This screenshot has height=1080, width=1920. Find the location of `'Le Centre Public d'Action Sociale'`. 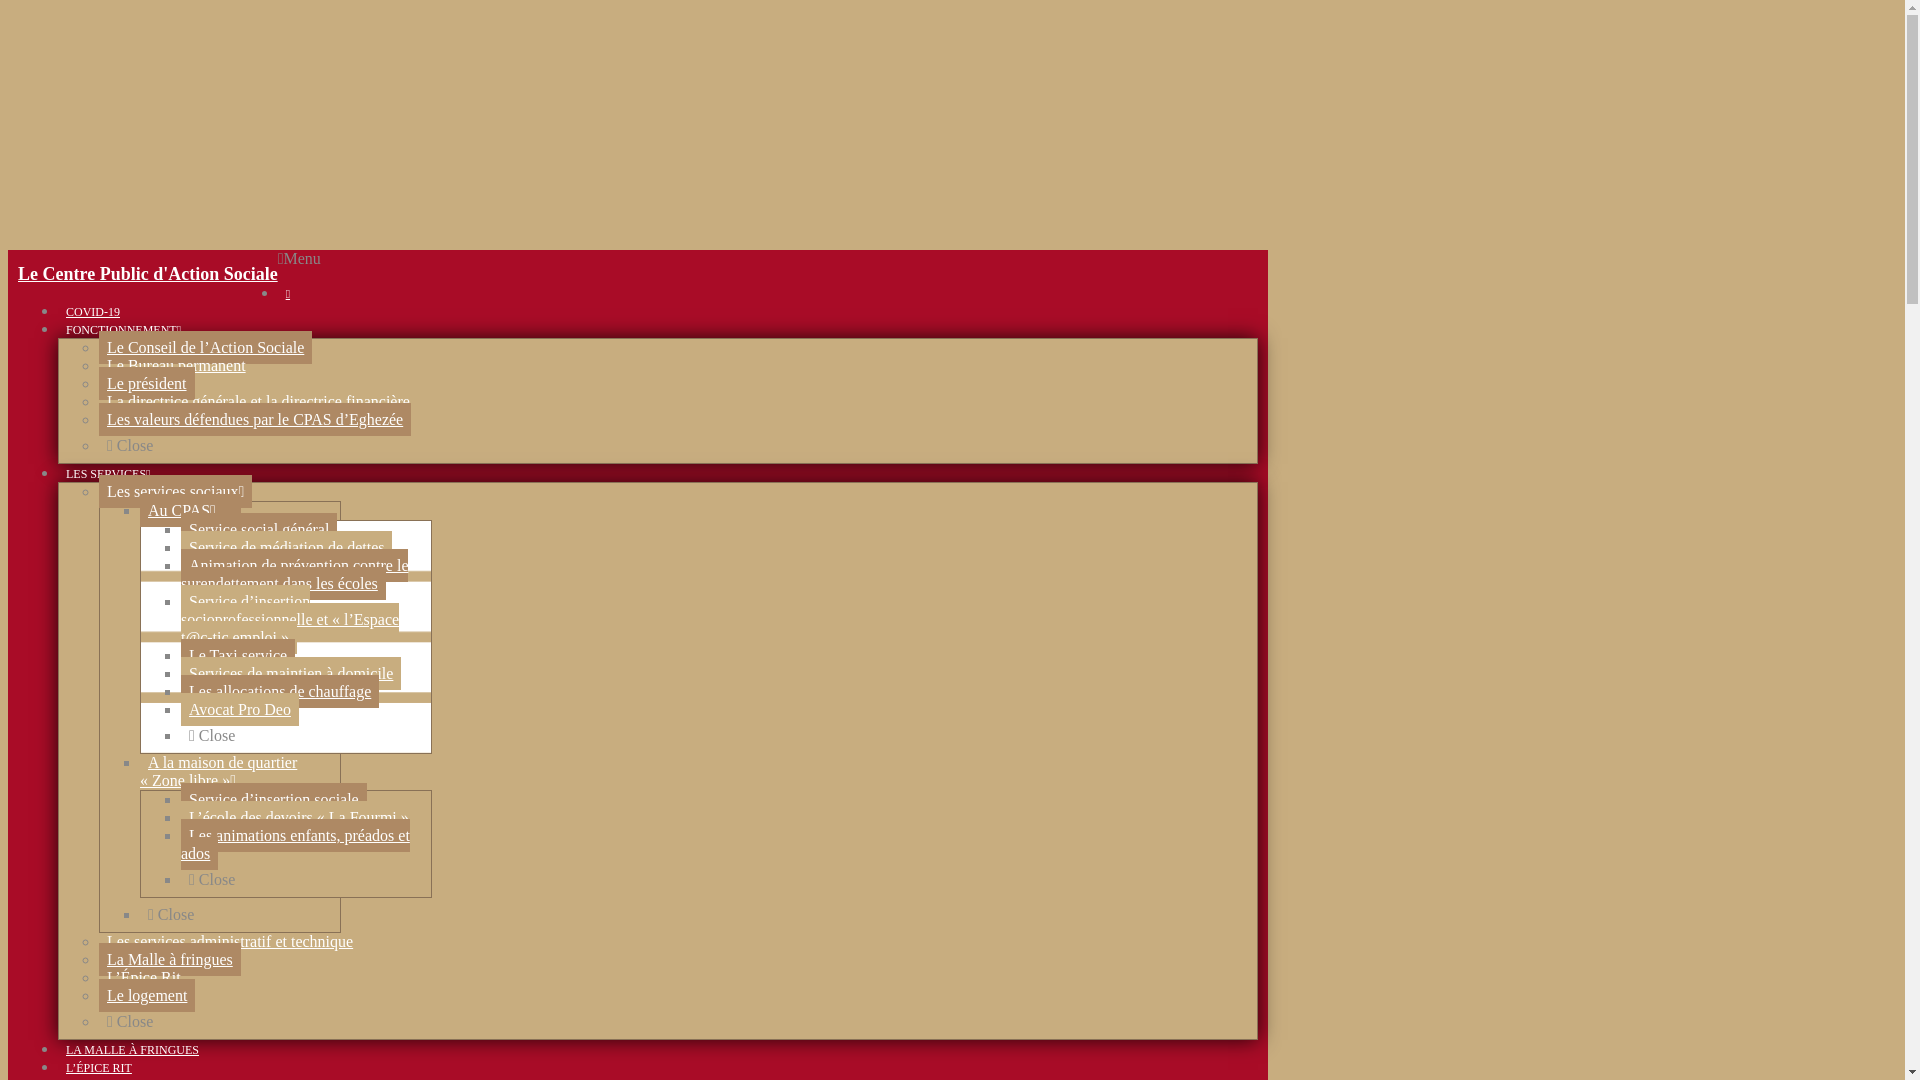

'Le Centre Public d'Action Sociale' is located at coordinates (147, 273).